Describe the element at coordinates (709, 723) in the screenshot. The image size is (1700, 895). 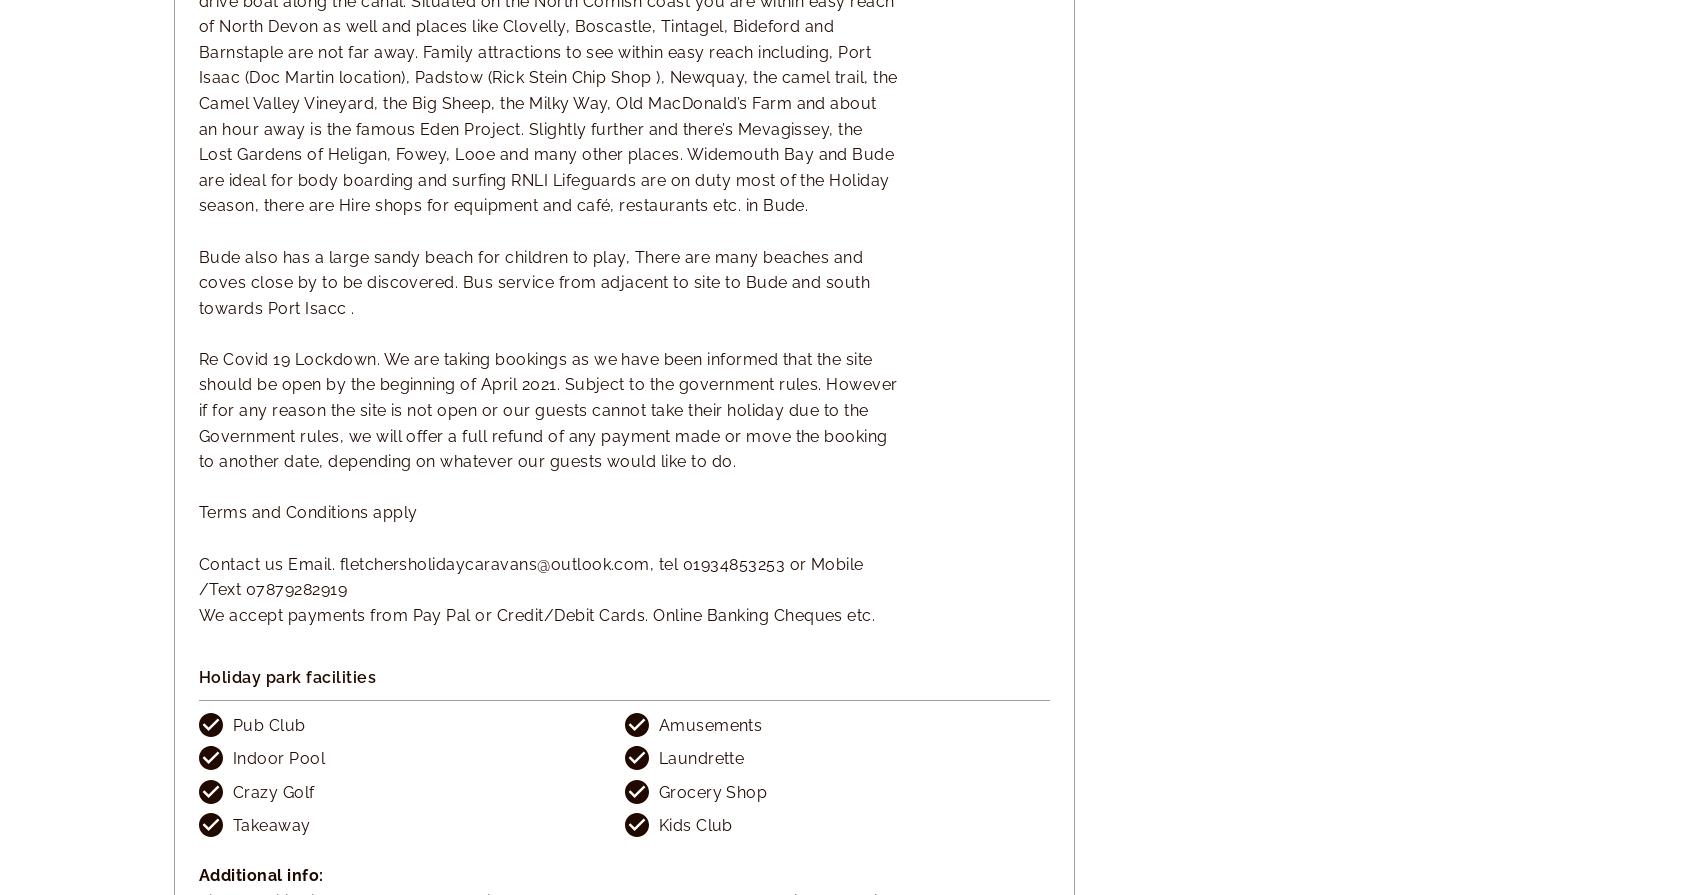
I see `'Amusements'` at that location.